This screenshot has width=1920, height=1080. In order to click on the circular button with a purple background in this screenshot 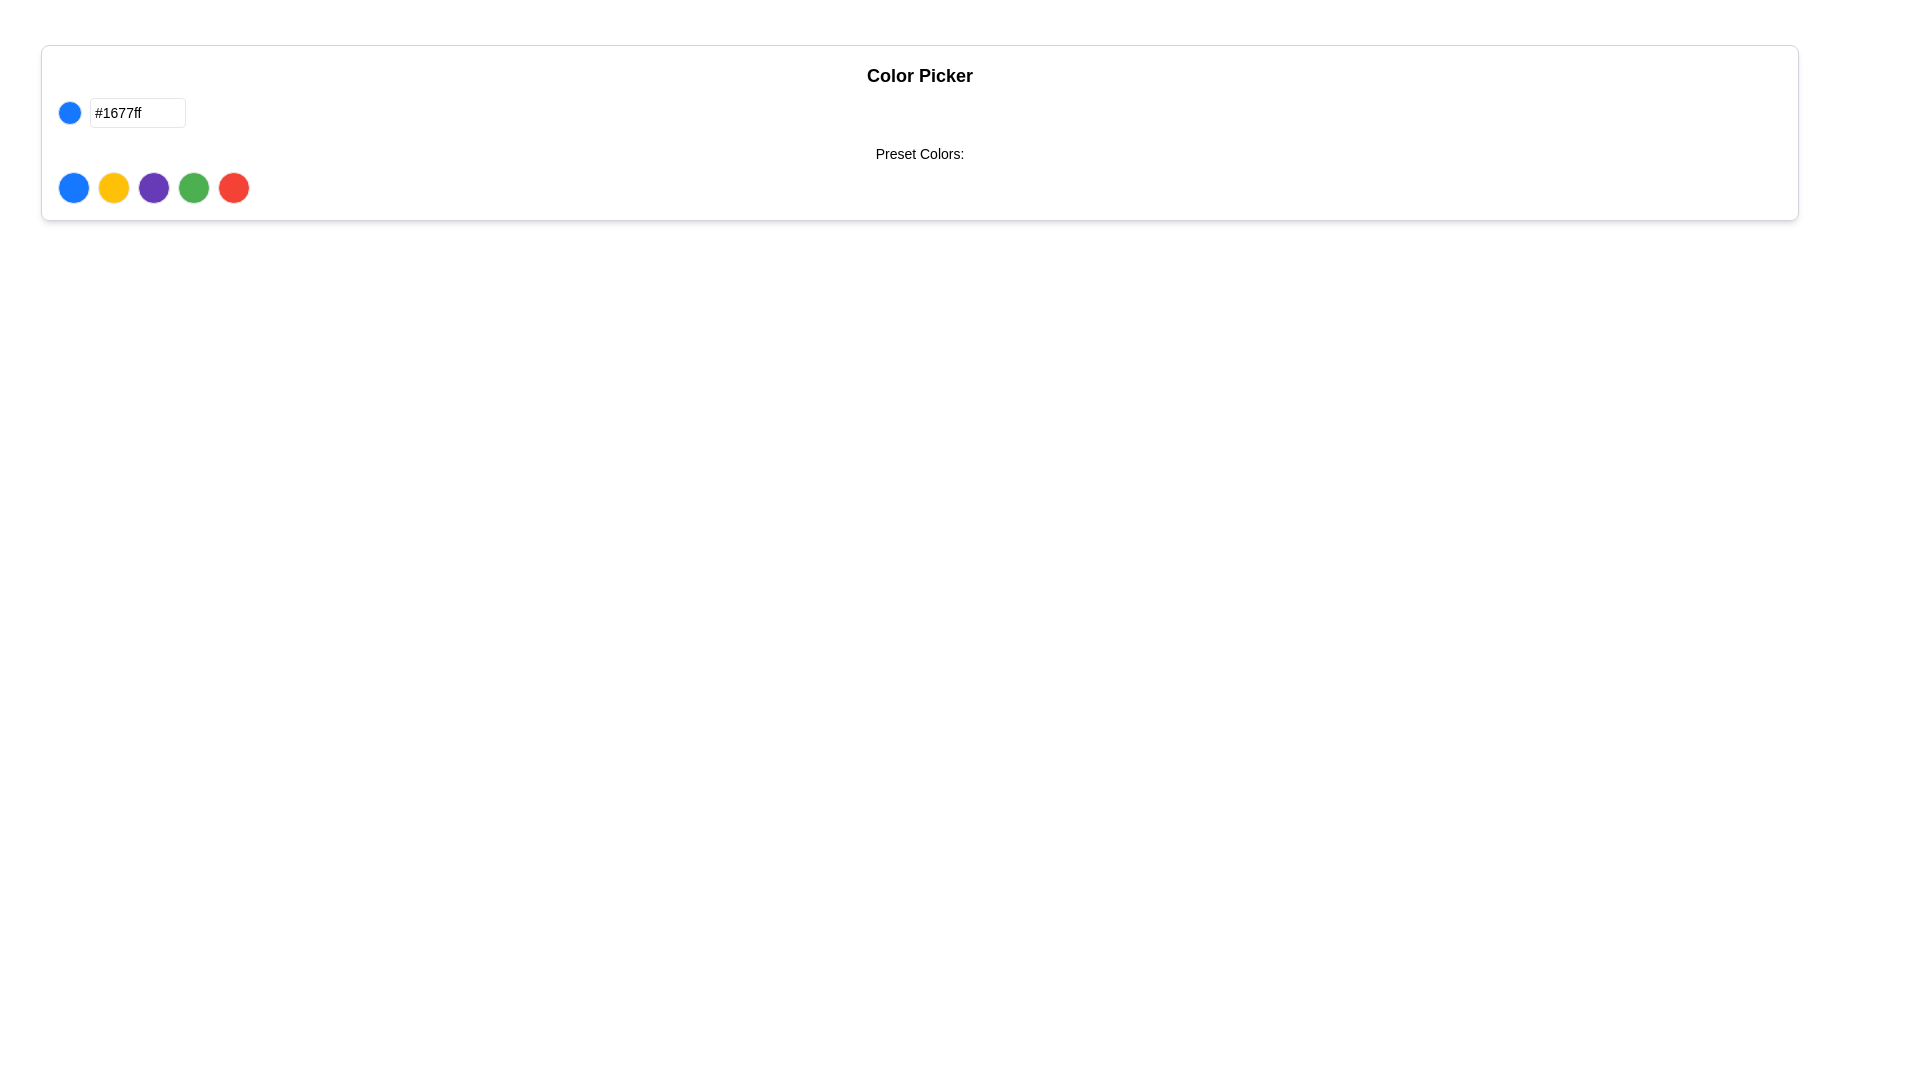, I will do `click(152, 188)`.